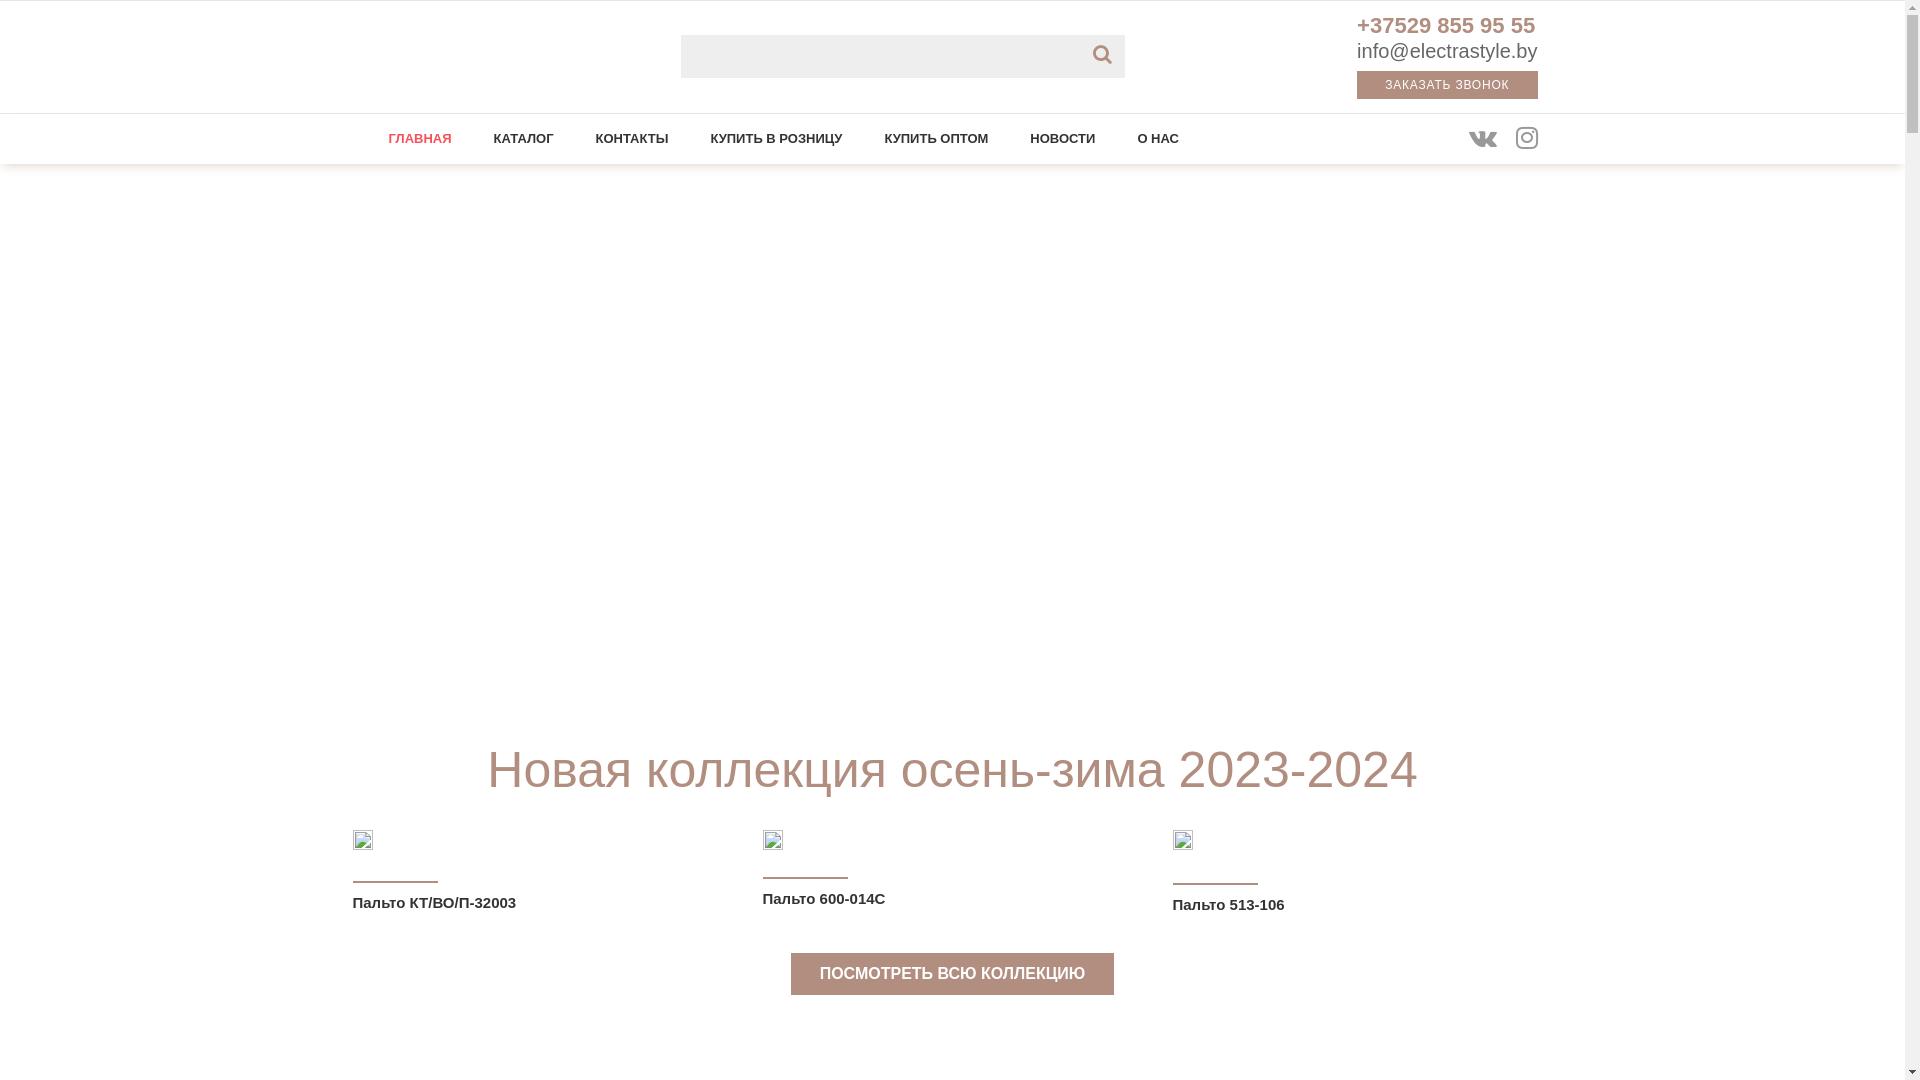  What do you see at coordinates (1446, 49) in the screenshot?
I see `'info@electrastyle.by'` at bounding box center [1446, 49].